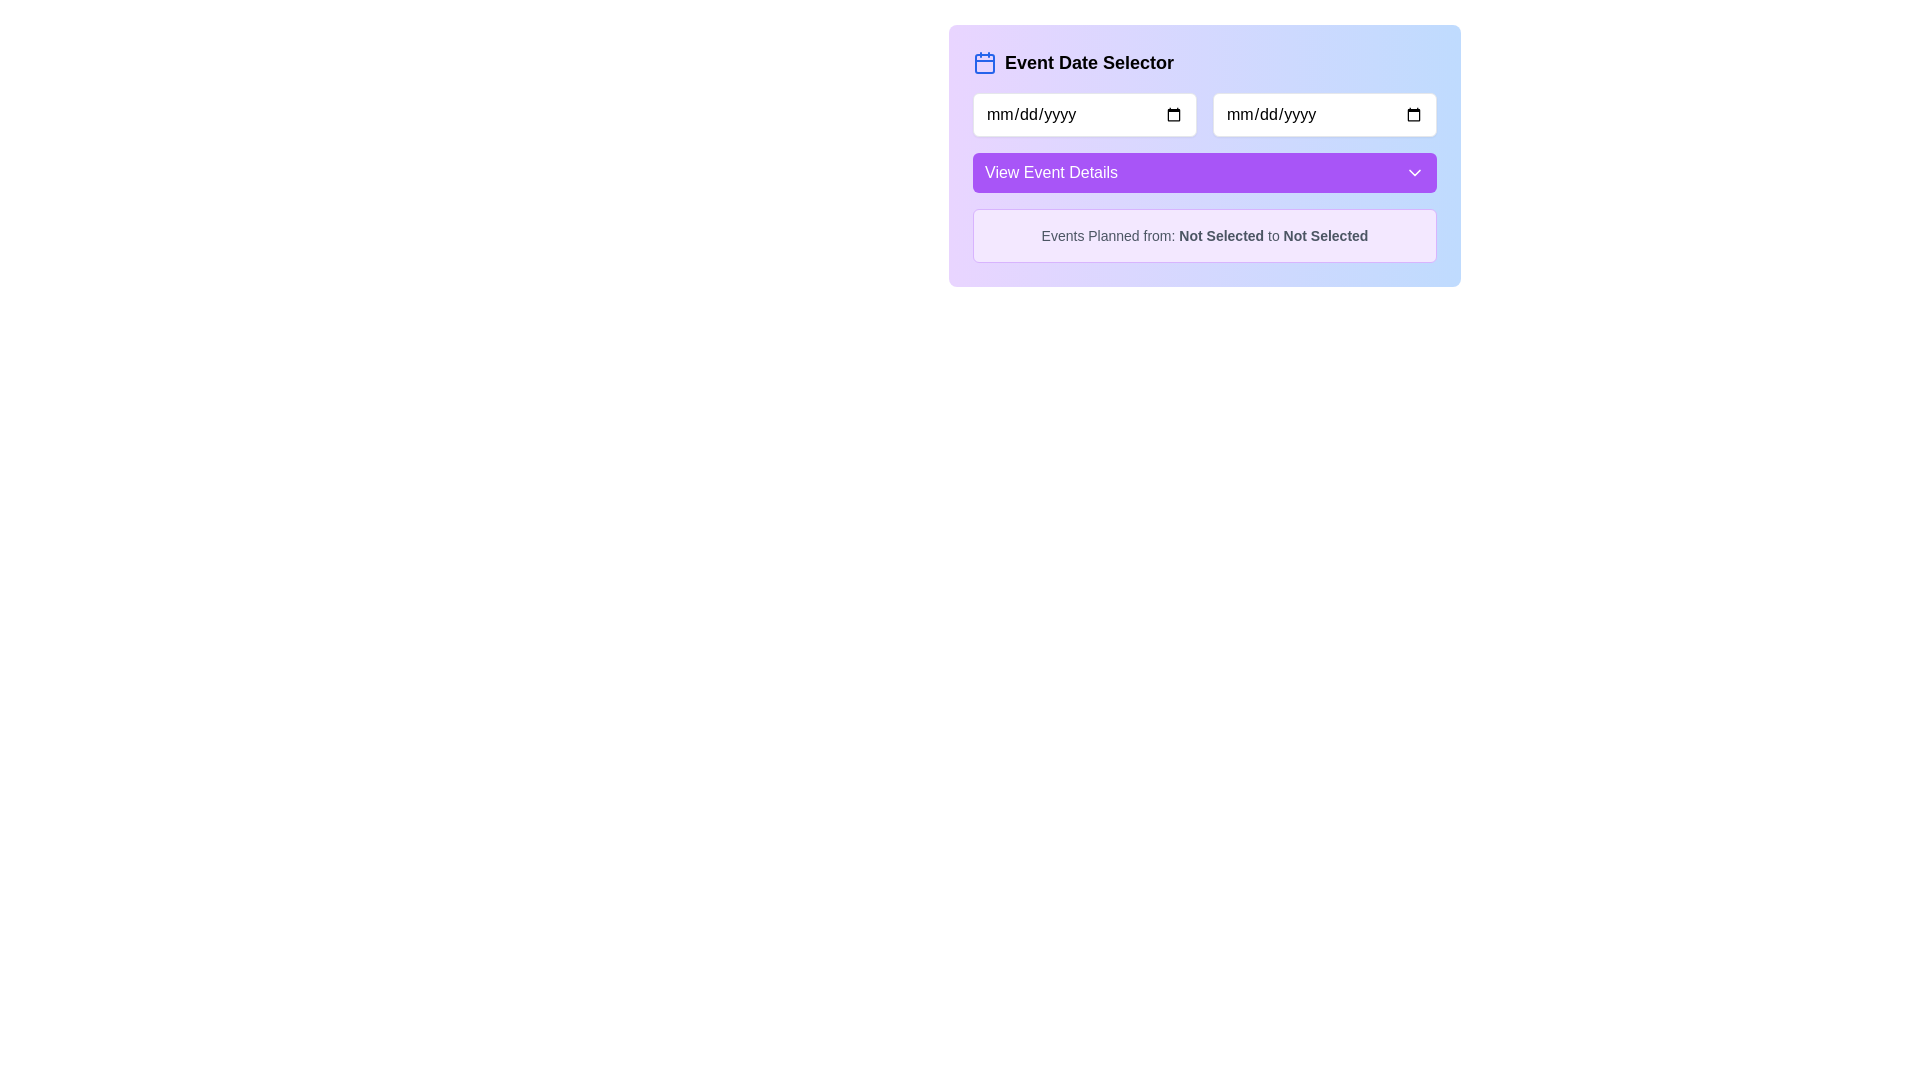 This screenshot has height=1080, width=1920. Describe the element at coordinates (1220, 234) in the screenshot. I see `text displayed in the first 'Not Selected' label, which is part of the statement 'Events Planned from: Not Selected to Not Selected' located below the 'View Event Details' button` at that location.